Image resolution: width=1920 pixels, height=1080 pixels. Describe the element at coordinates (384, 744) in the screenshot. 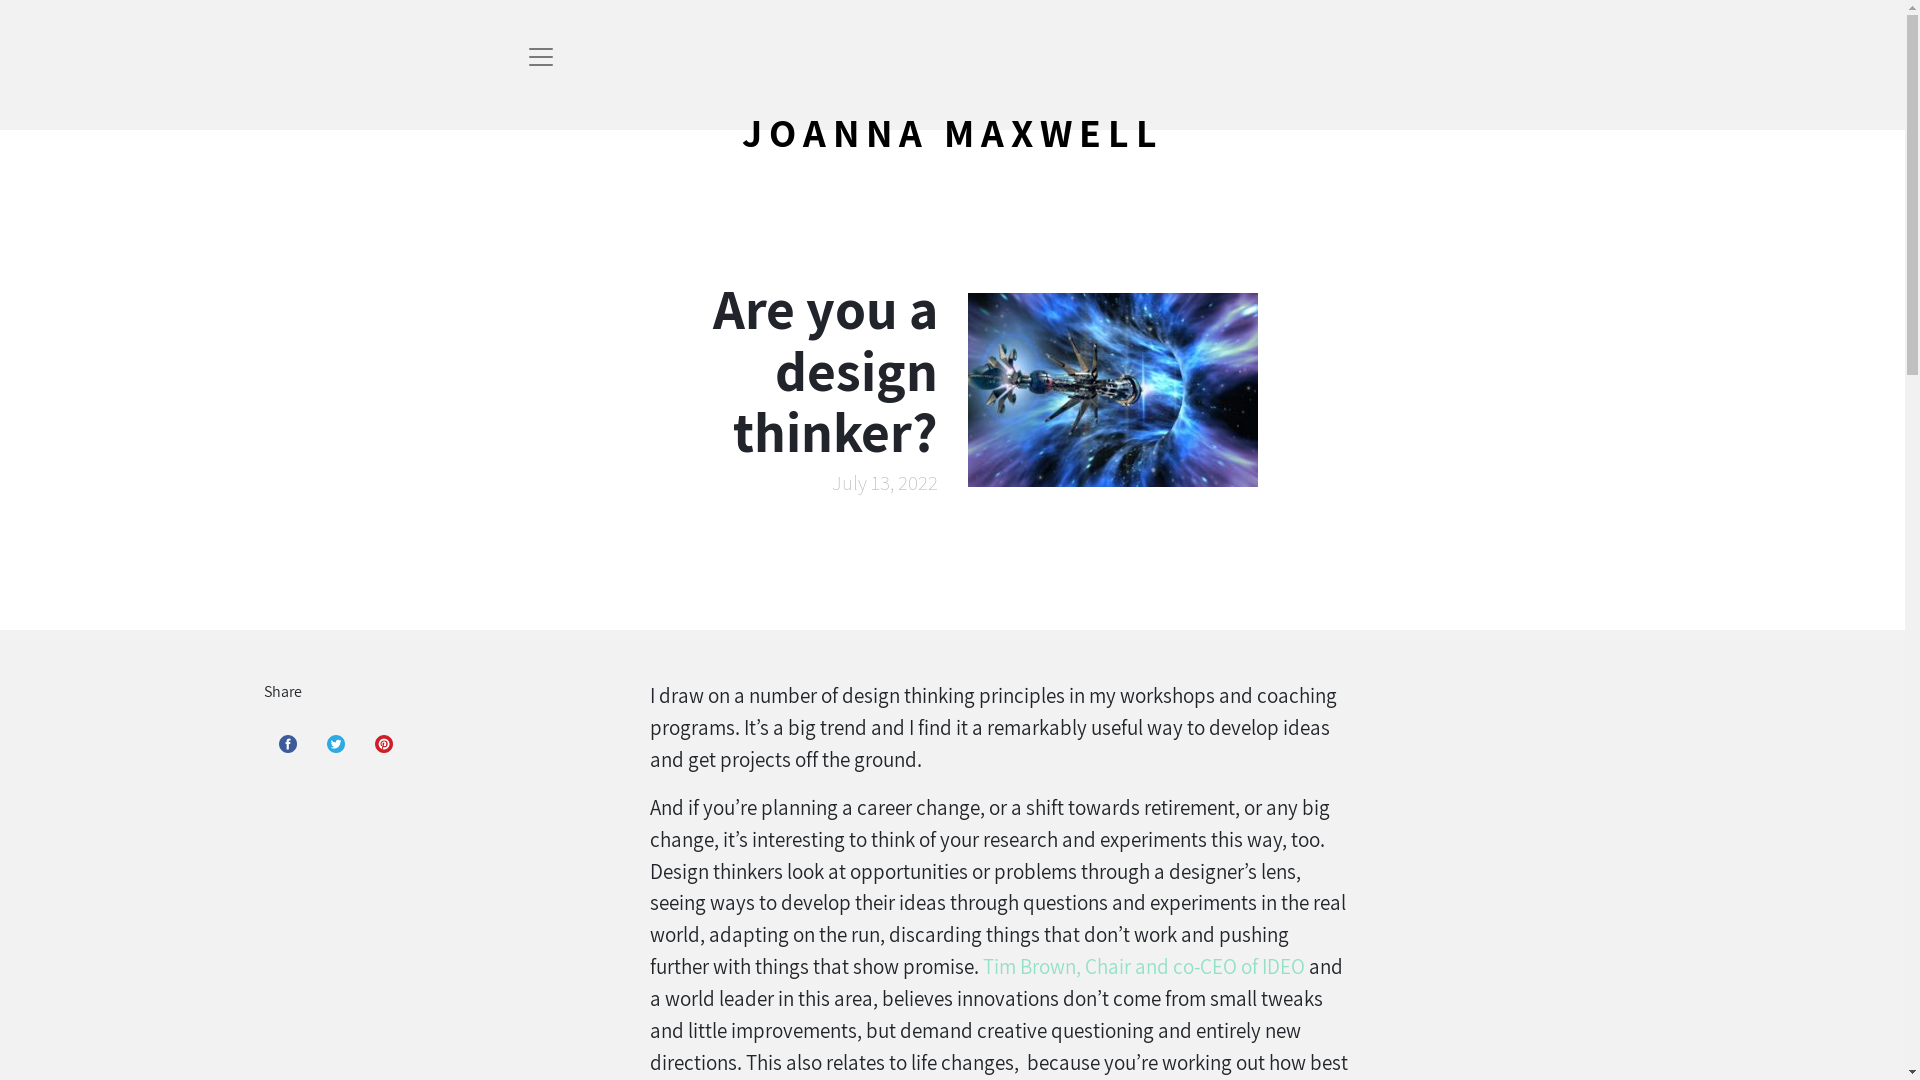

I see `'pinterest'` at that location.